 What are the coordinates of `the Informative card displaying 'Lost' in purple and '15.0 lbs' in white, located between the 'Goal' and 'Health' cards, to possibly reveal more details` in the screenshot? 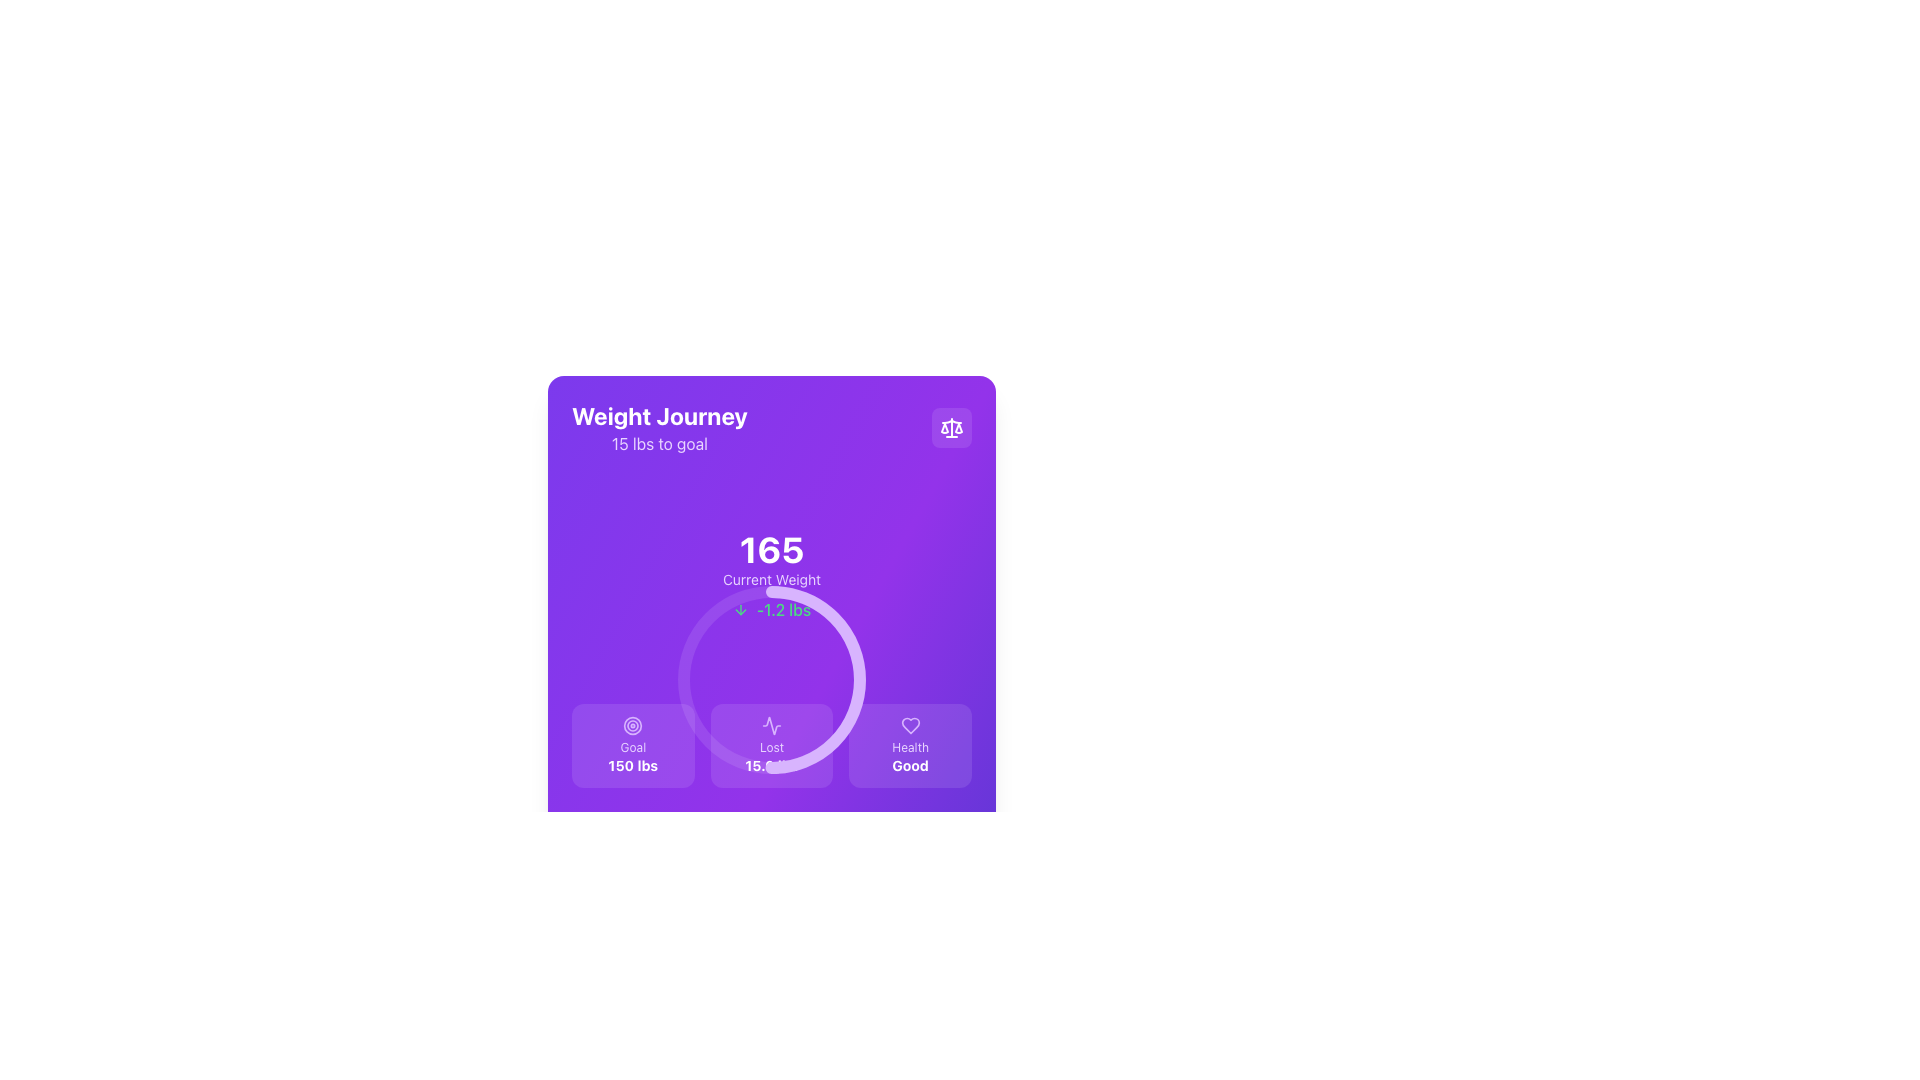 It's located at (771, 745).